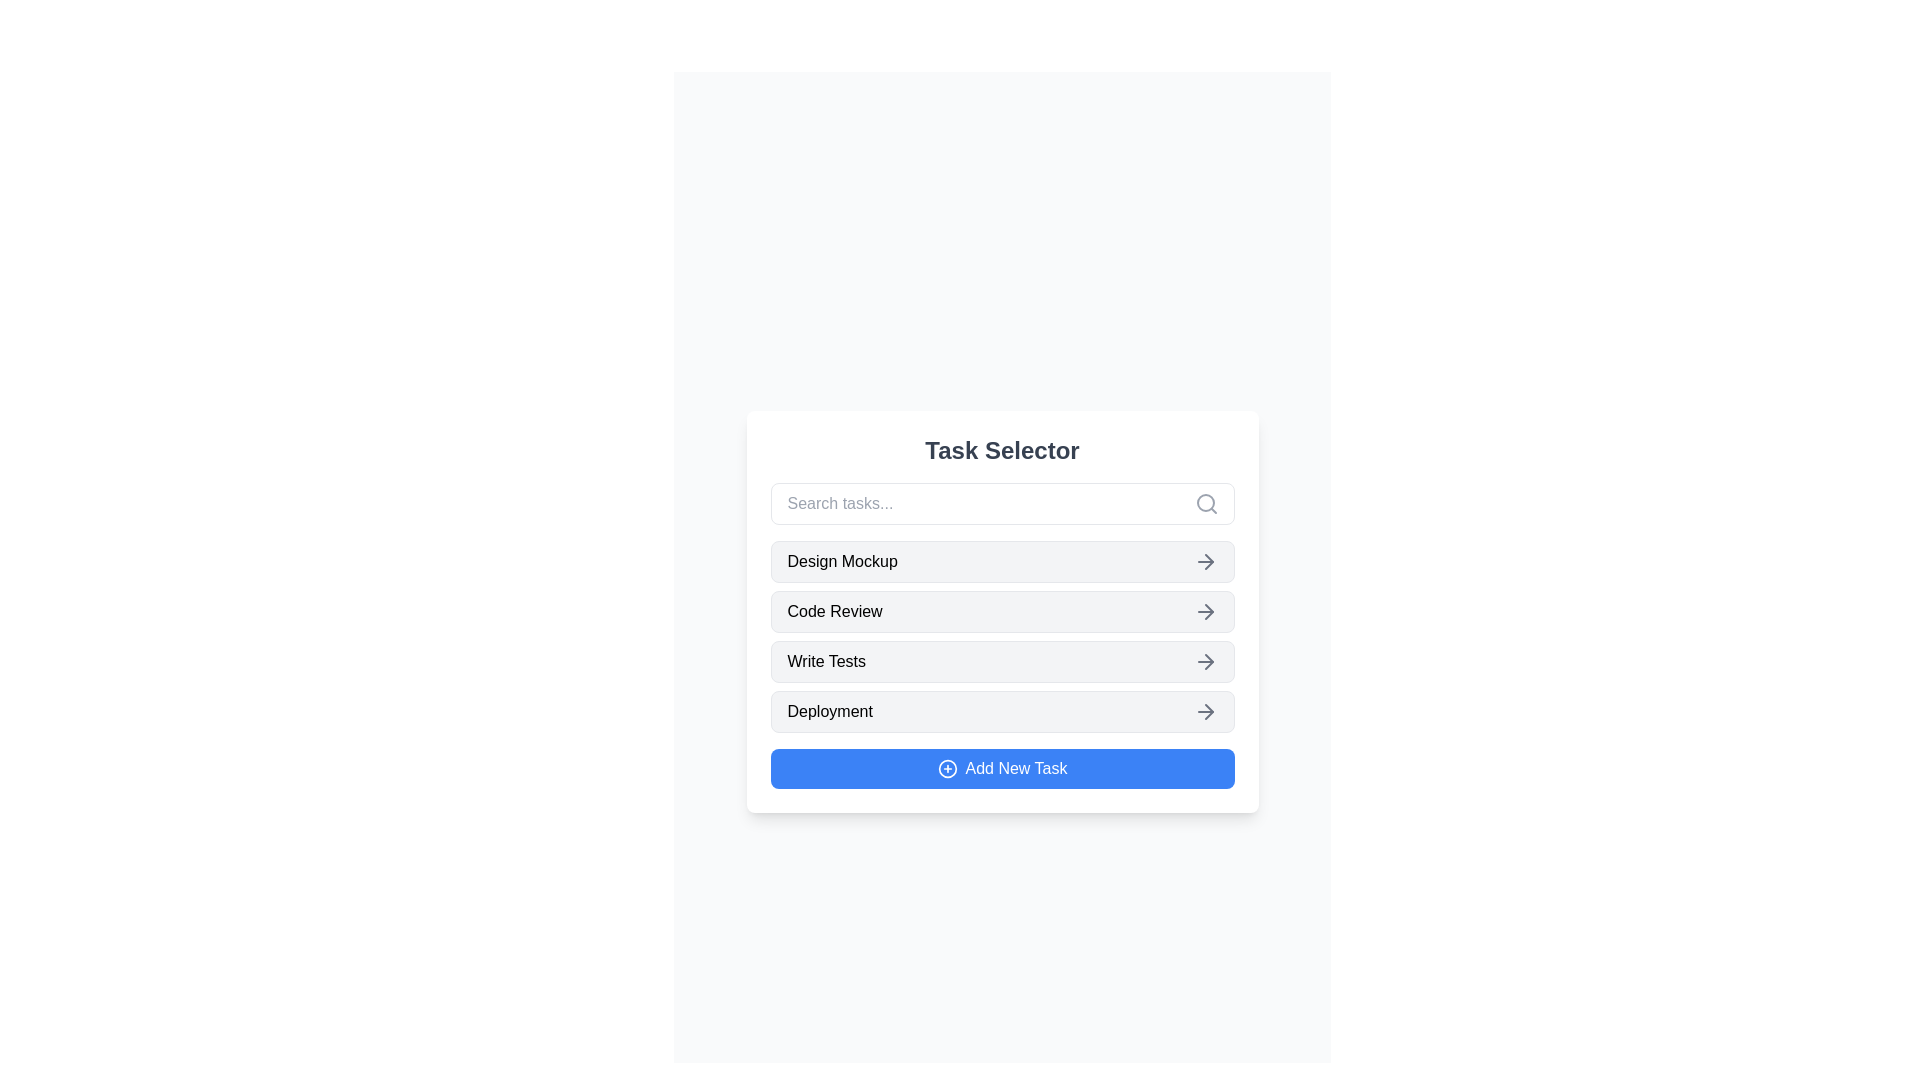  Describe the element at coordinates (1002, 611) in the screenshot. I see `the 'Code Review' button using keyboard navigation` at that location.